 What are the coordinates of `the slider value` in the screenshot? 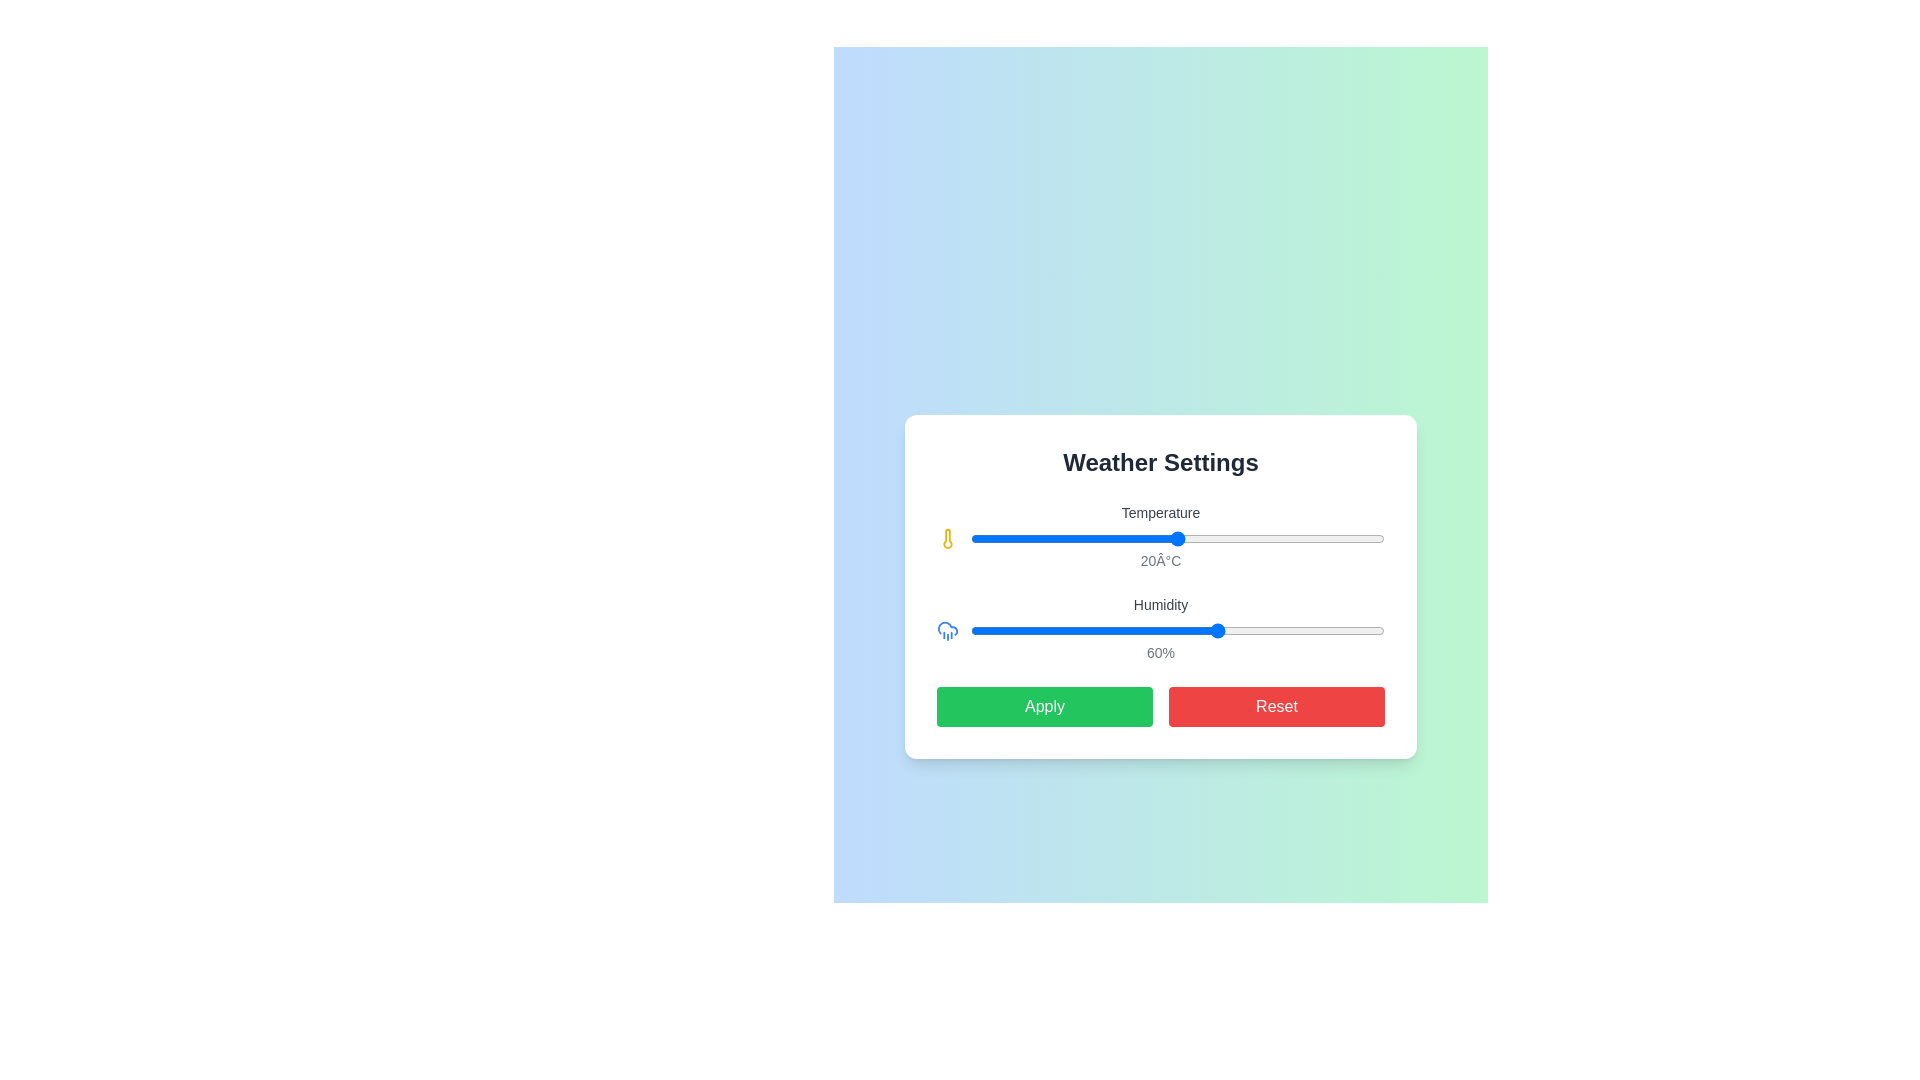 It's located at (1214, 631).